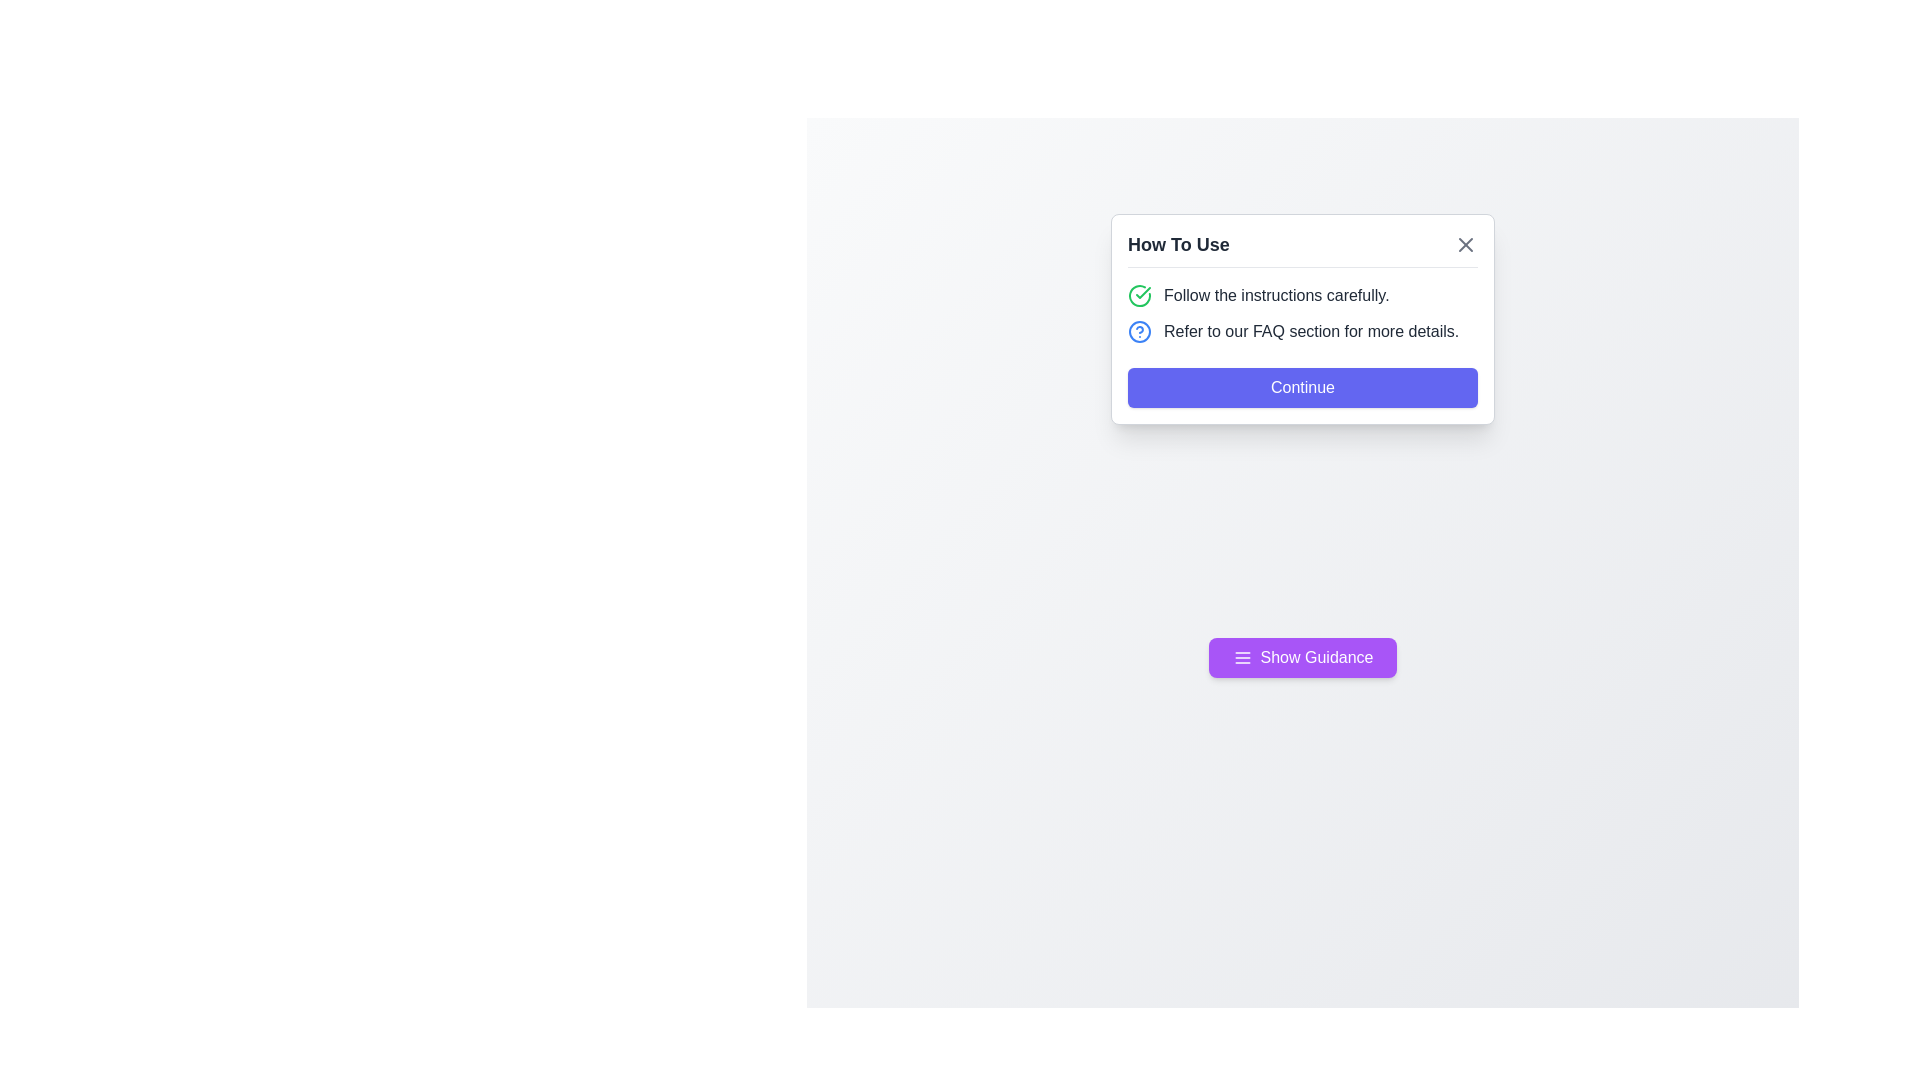 Image resolution: width=1920 pixels, height=1080 pixels. I want to click on the 'close' button represented by the Vector icon in the top-right corner of the 'How to Use' modal, so click(1465, 244).